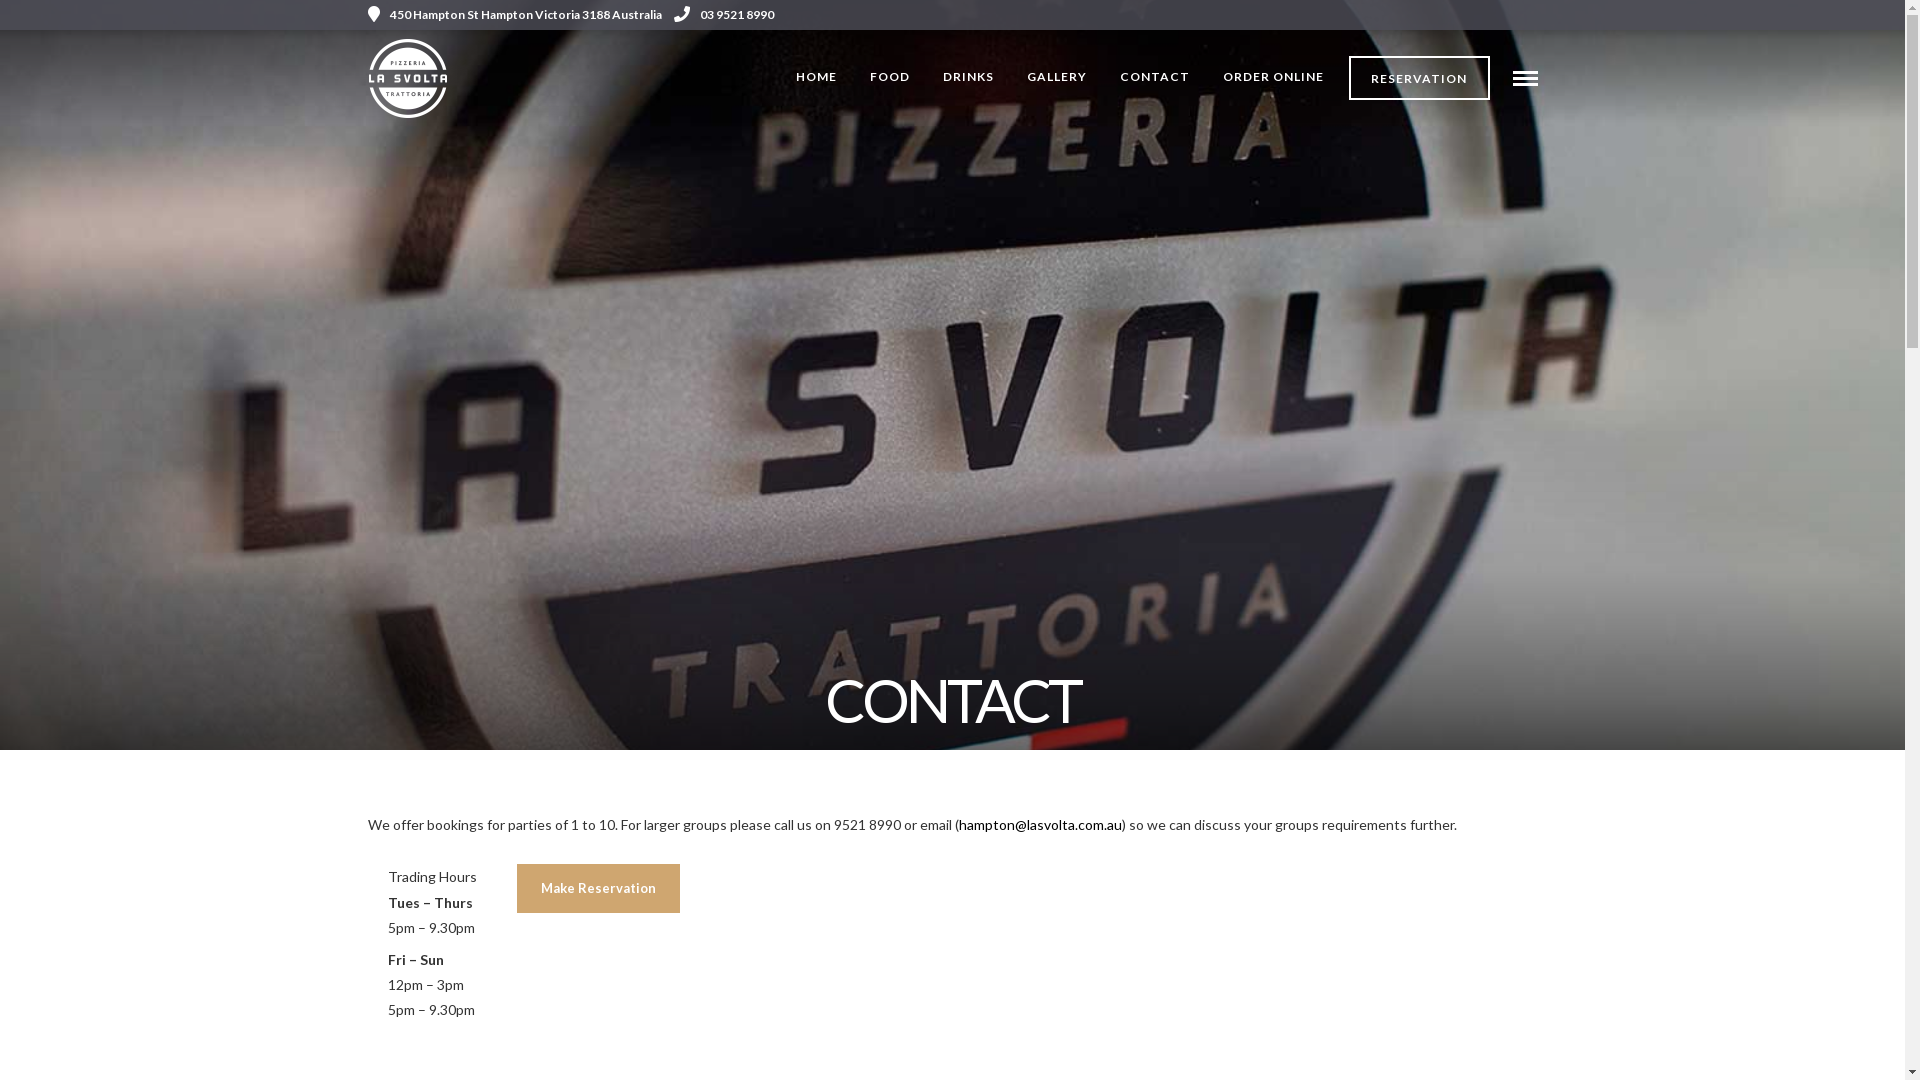  What do you see at coordinates (596, 886) in the screenshot?
I see `'Make Reservation'` at bounding box center [596, 886].